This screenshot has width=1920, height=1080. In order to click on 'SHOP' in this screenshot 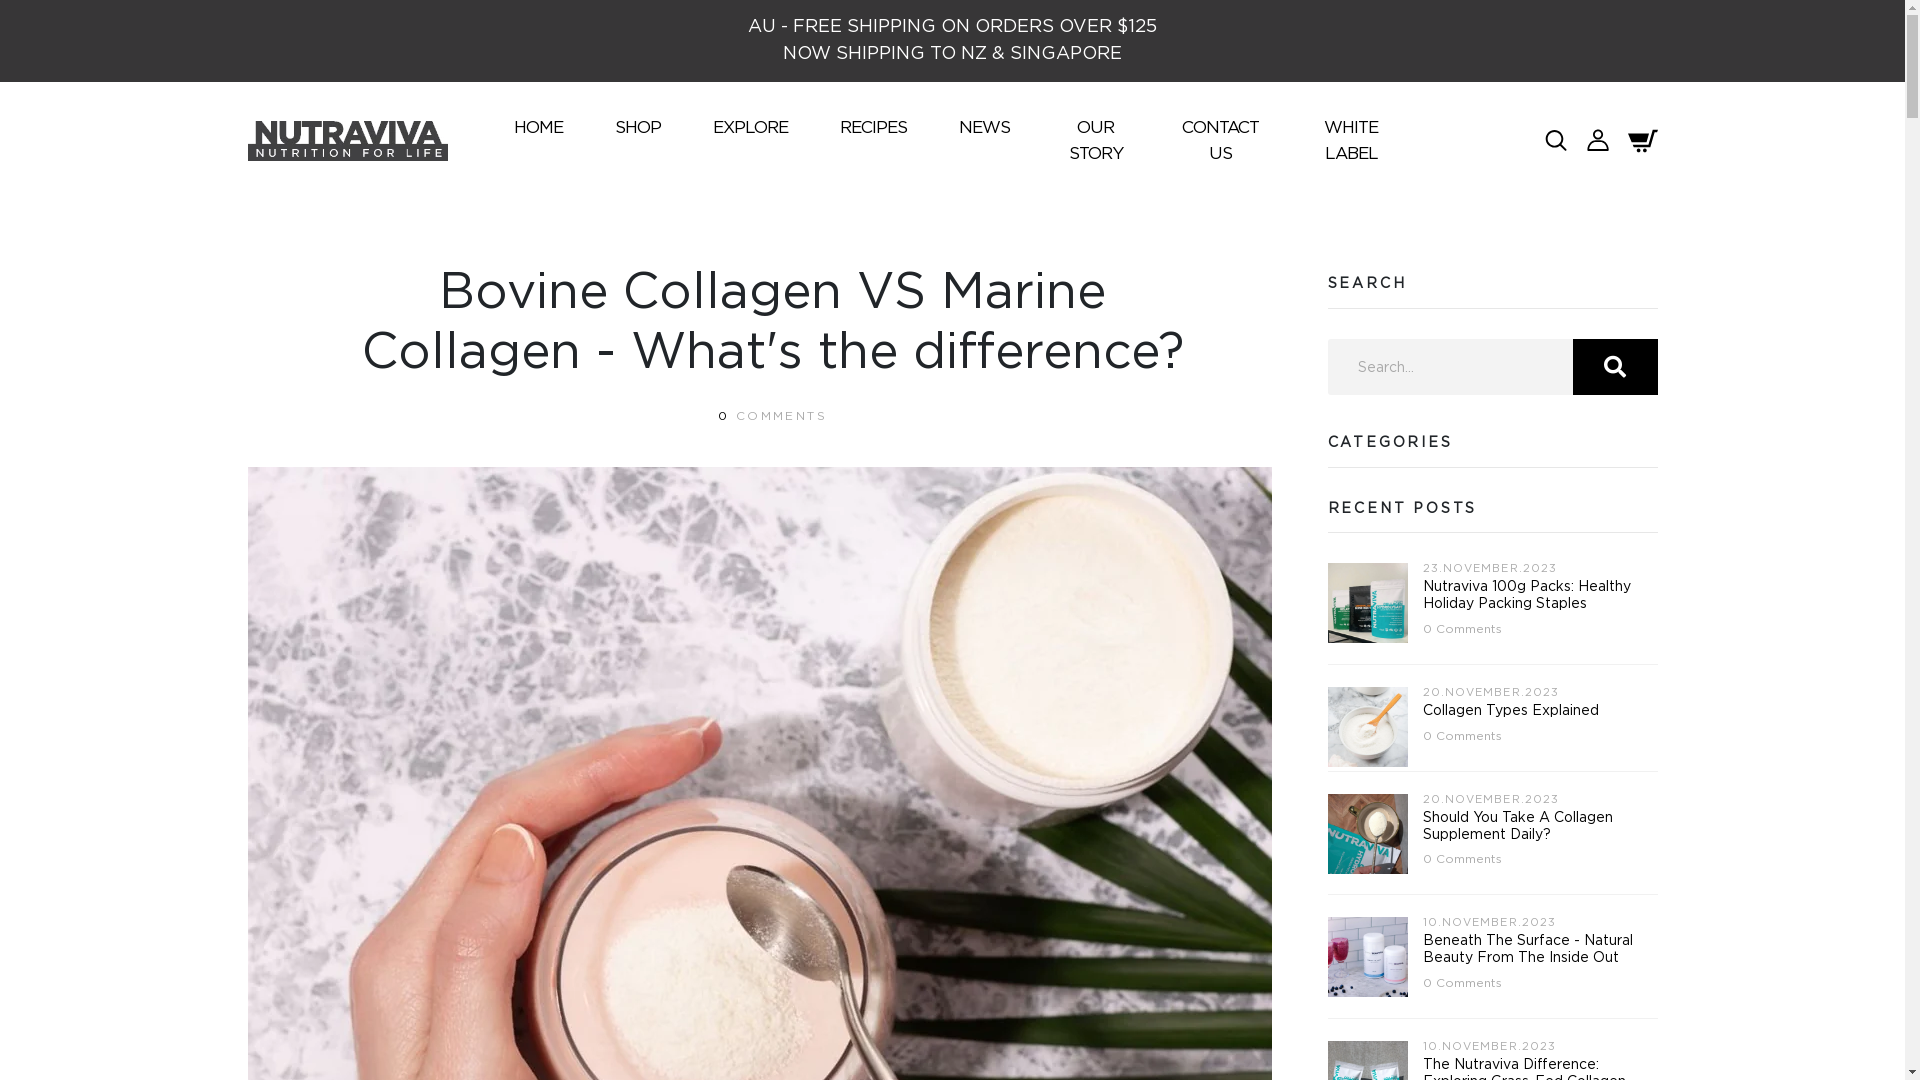, I will do `click(636, 127)`.